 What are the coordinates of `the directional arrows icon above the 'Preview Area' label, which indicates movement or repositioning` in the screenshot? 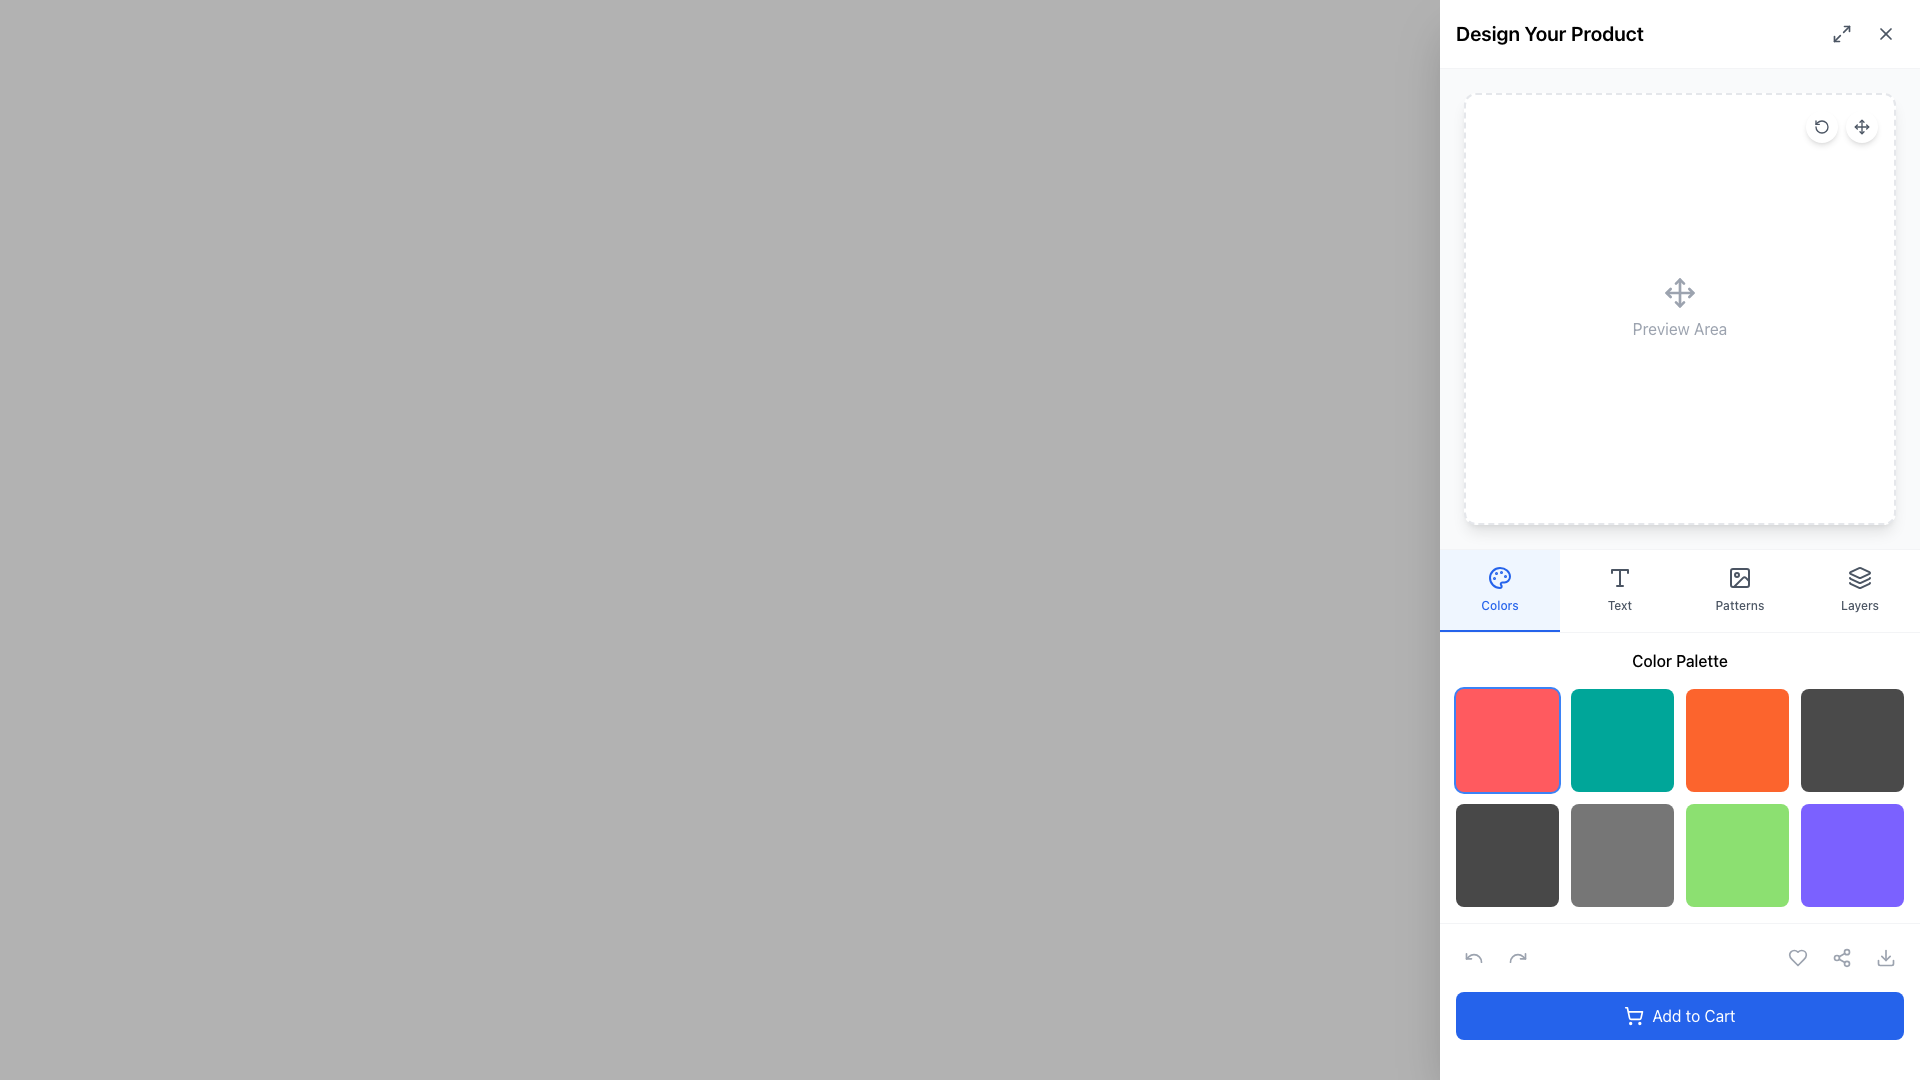 It's located at (1680, 308).